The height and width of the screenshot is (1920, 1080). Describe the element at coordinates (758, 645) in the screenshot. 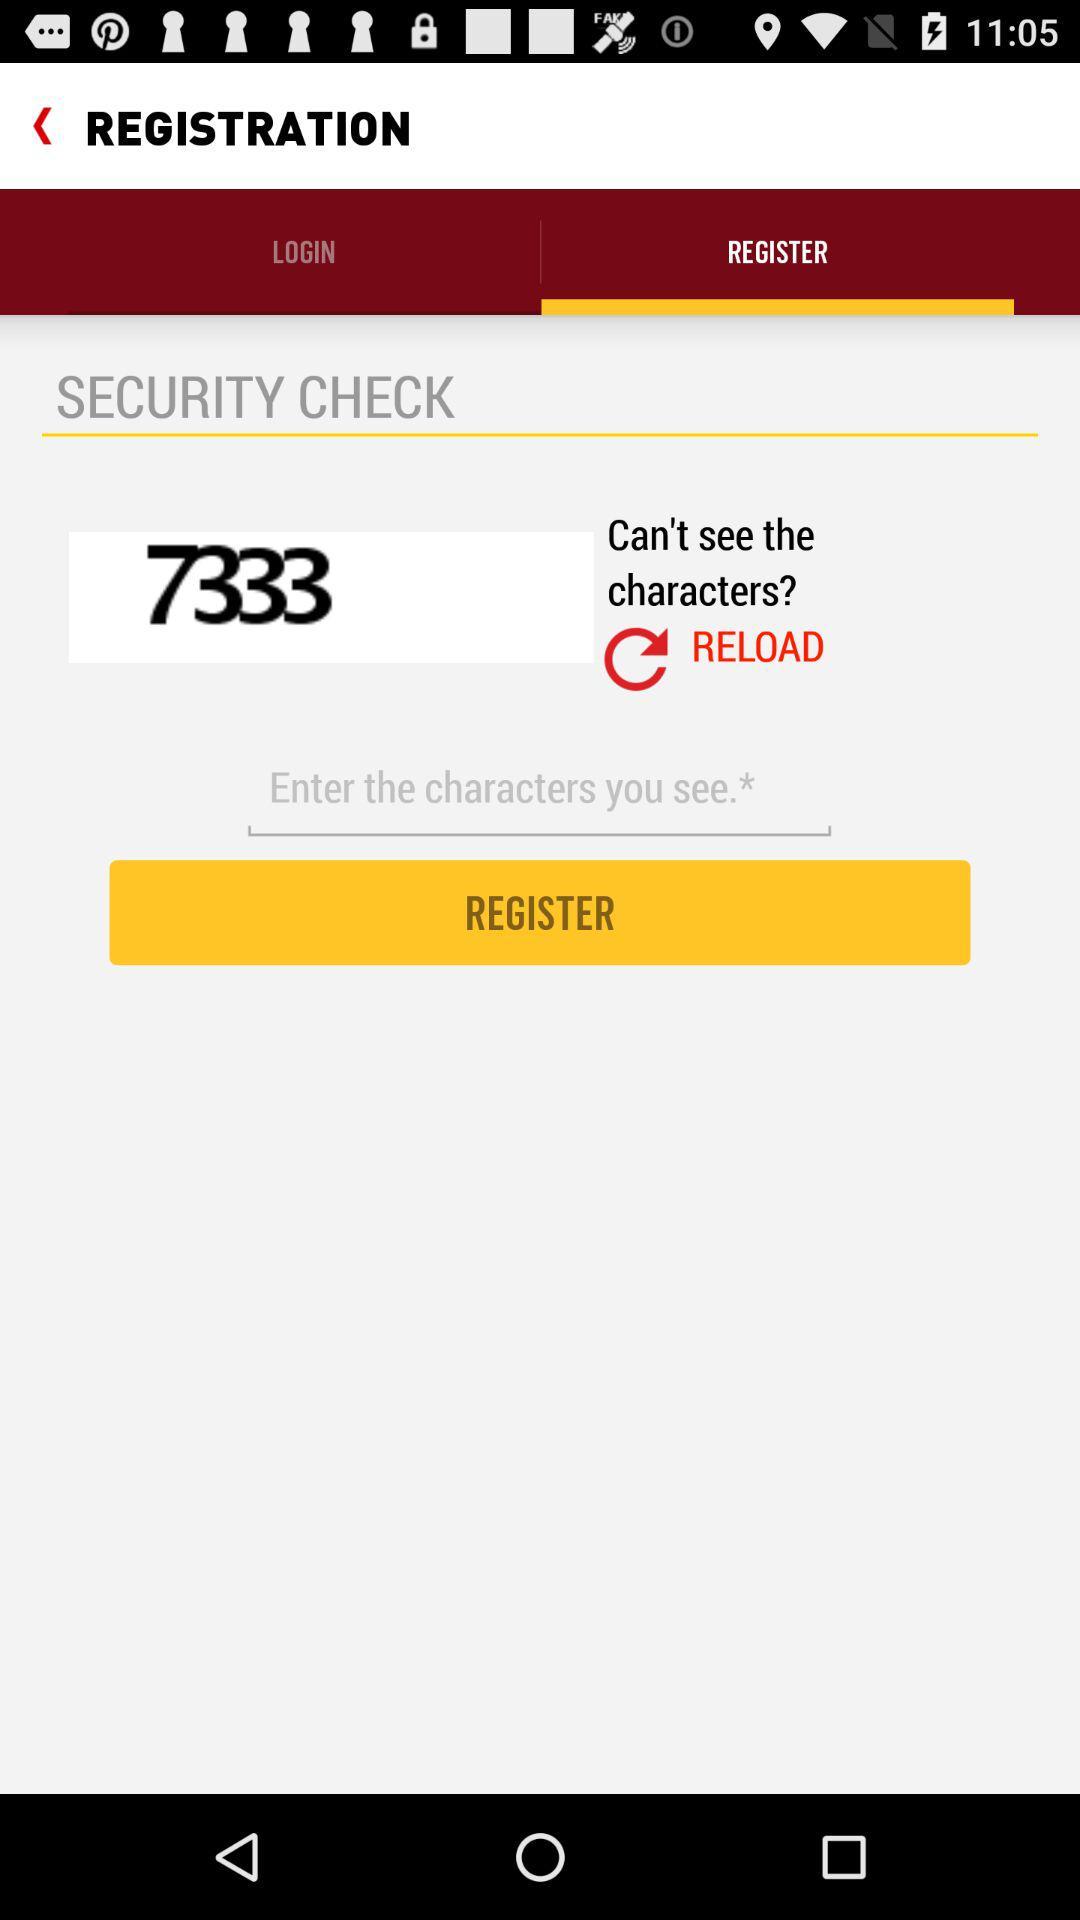

I see `item on the right` at that location.